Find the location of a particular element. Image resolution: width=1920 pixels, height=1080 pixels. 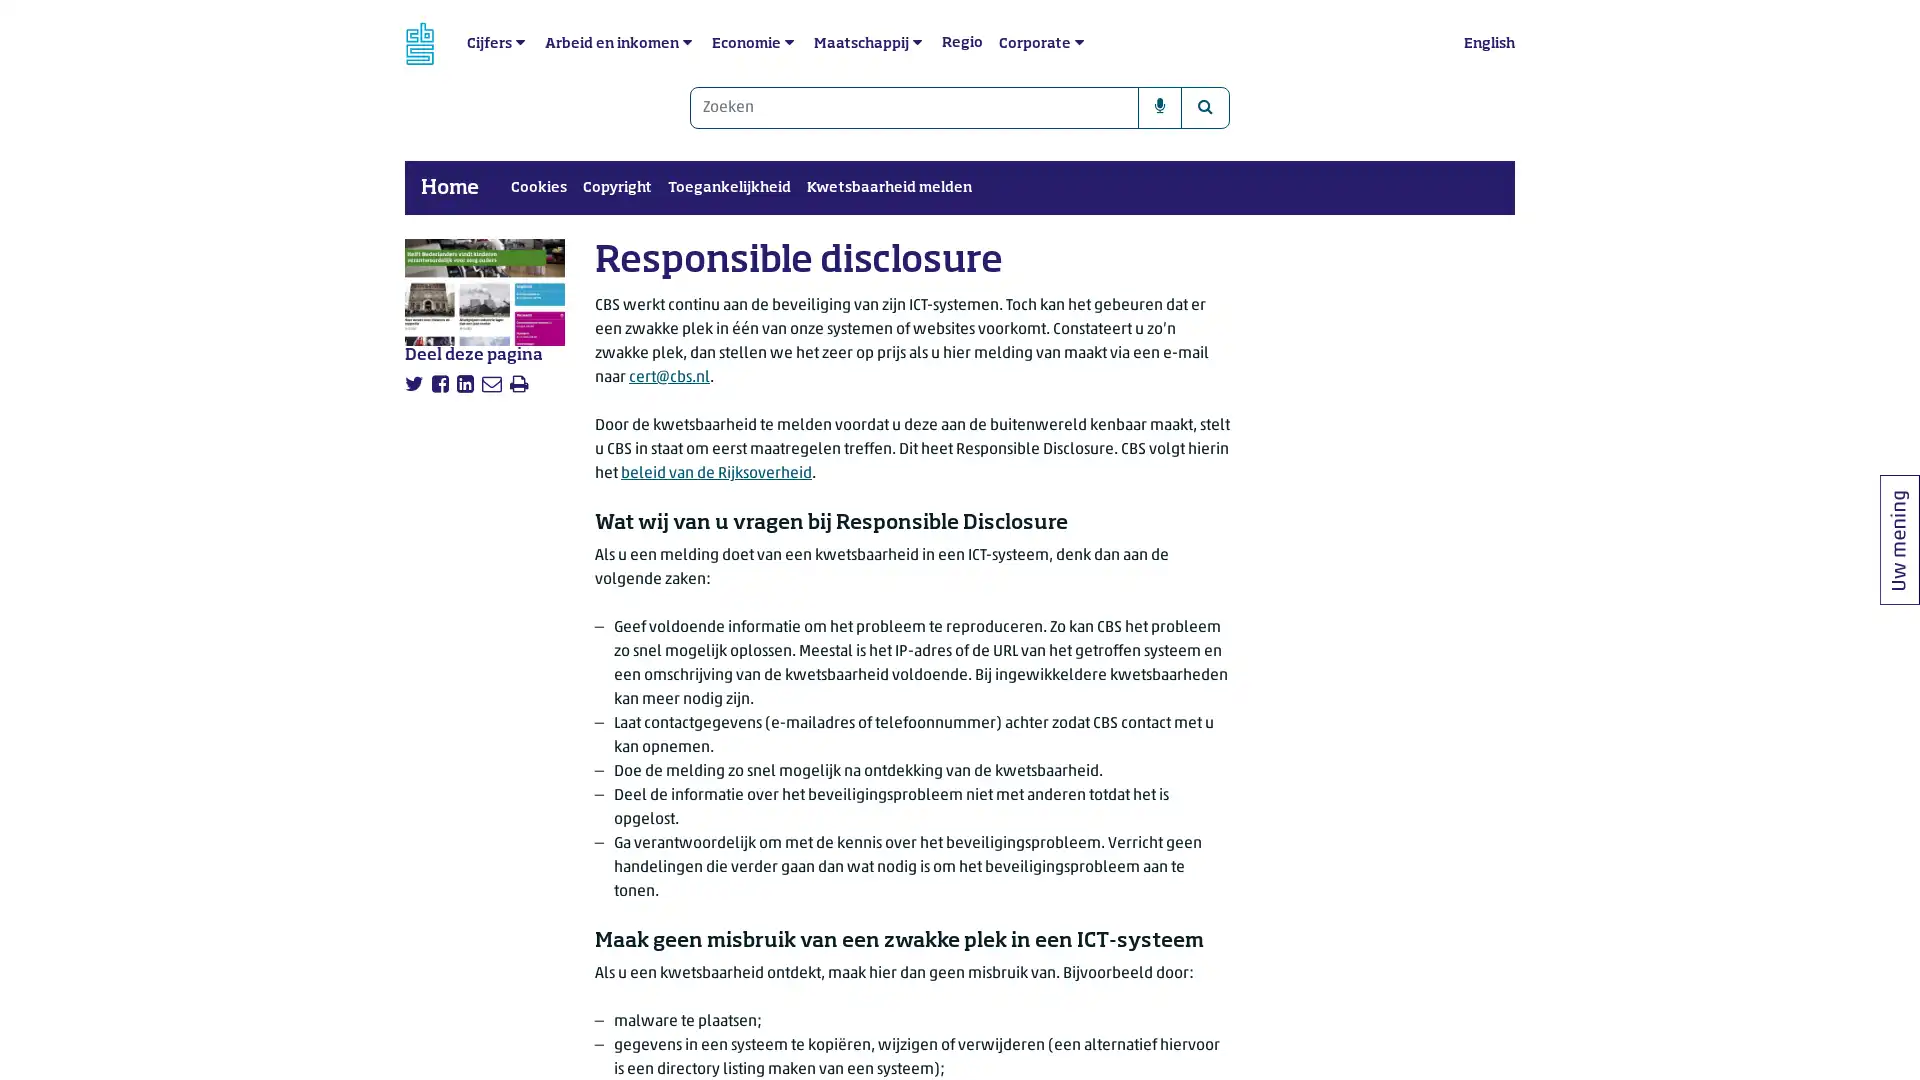

submenu Cijfers is located at coordinates (520, 42).